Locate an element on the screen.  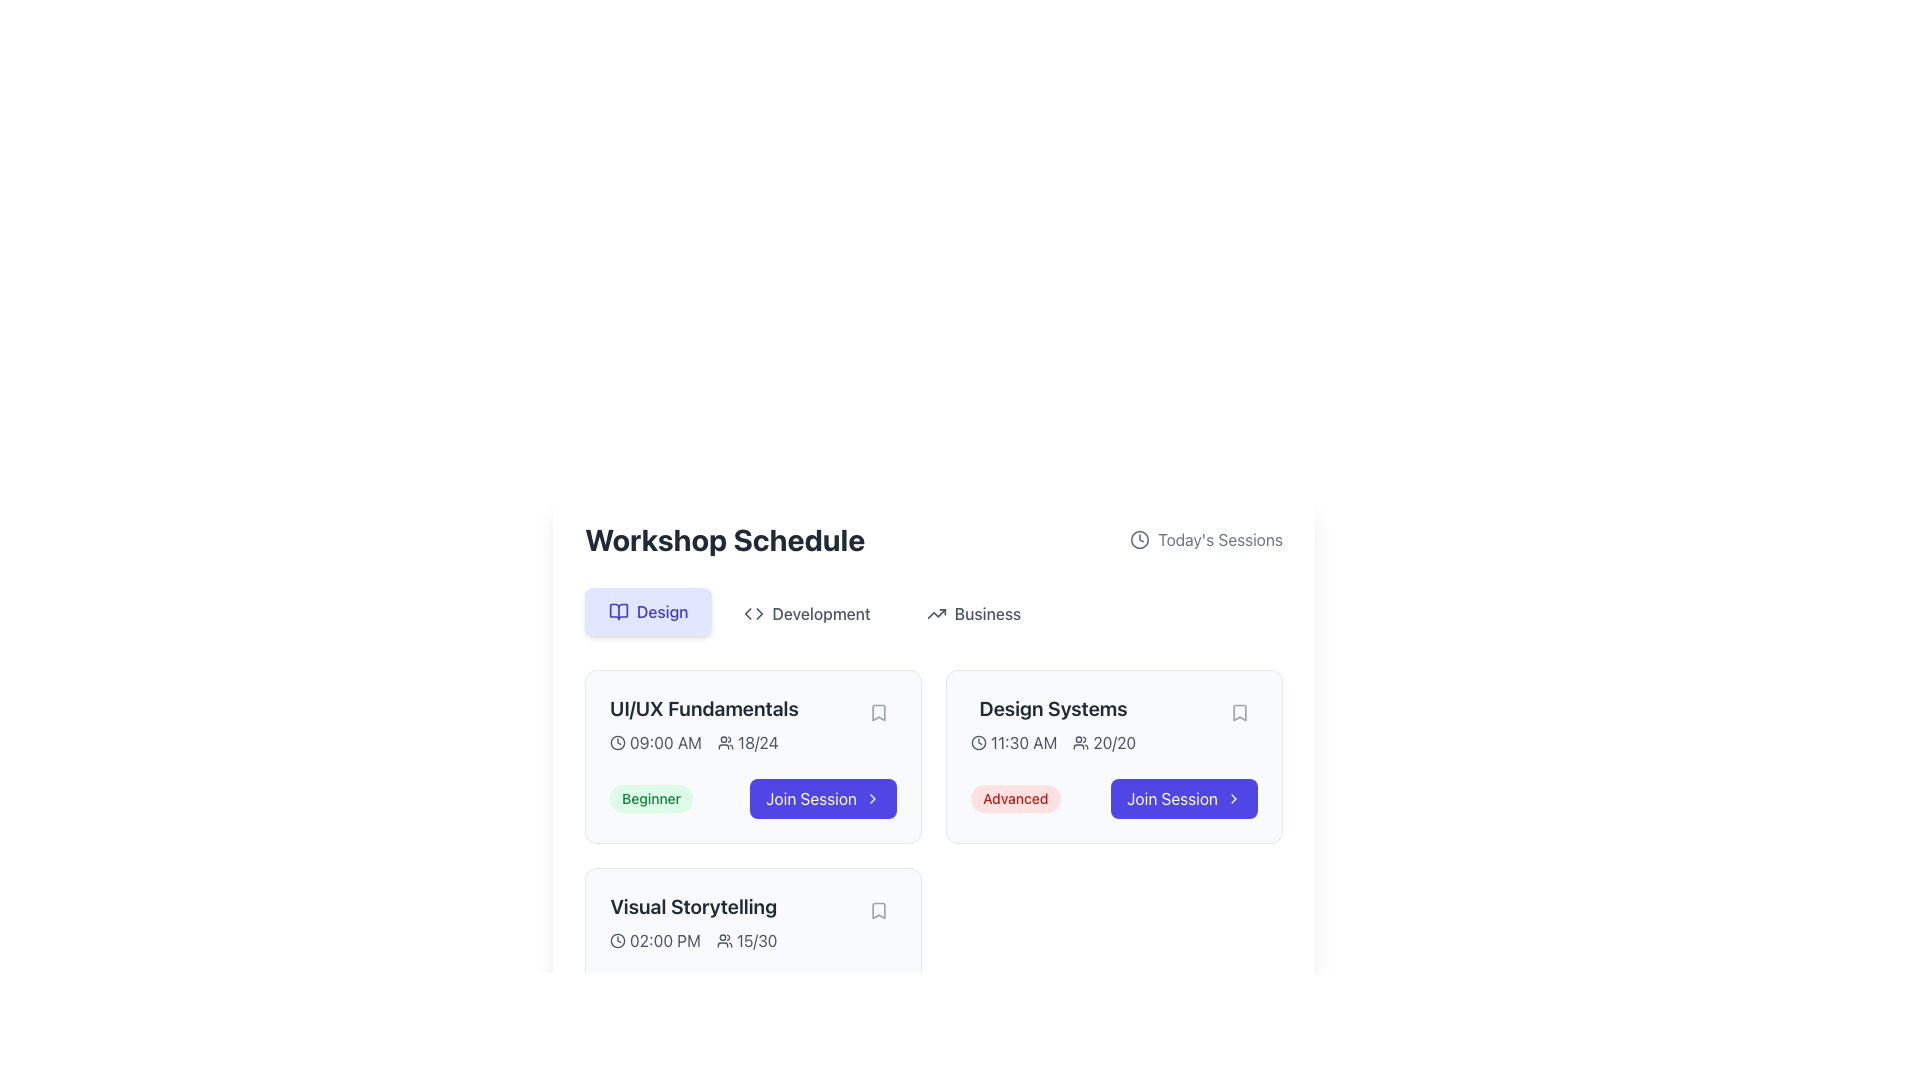
the static time display element '09:00 AM' with the accompanying analog clock icon, located in the 'UI/UX Fundamentals' schedule card under the 'Design' tab is located at coordinates (656, 743).